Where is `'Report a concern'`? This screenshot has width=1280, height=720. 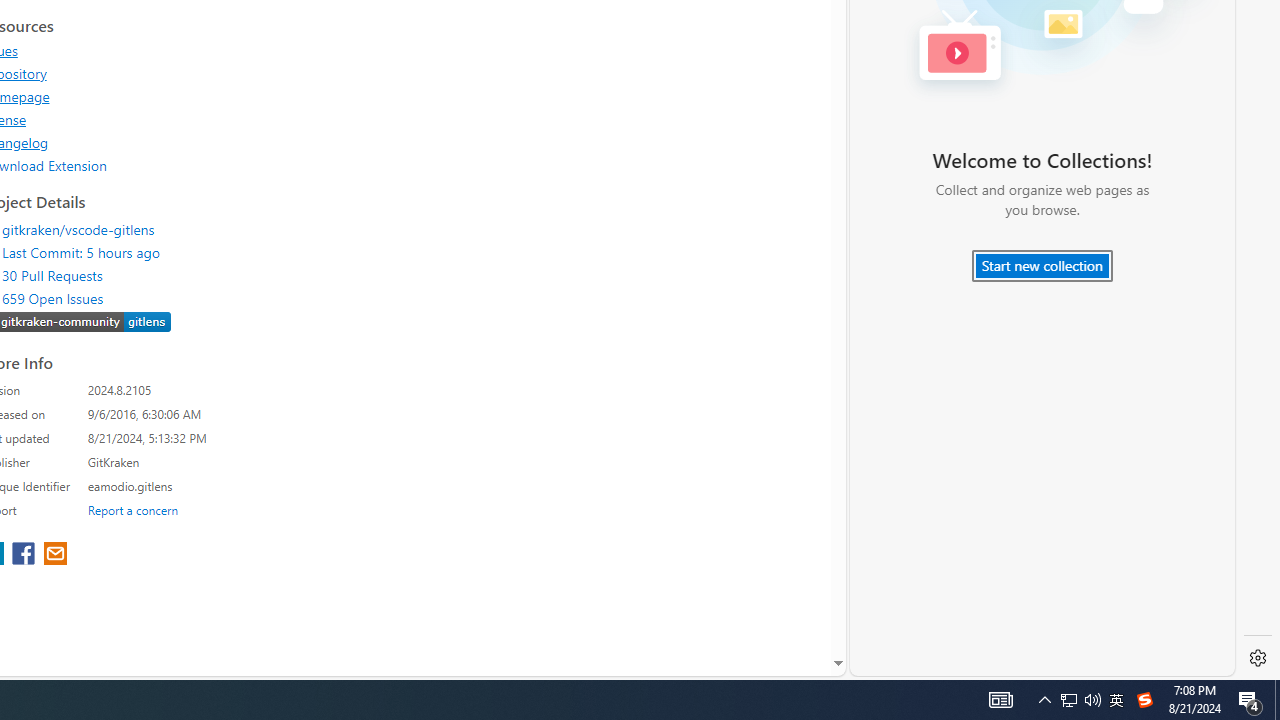 'Report a concern' is located at coordinates (132, 508).